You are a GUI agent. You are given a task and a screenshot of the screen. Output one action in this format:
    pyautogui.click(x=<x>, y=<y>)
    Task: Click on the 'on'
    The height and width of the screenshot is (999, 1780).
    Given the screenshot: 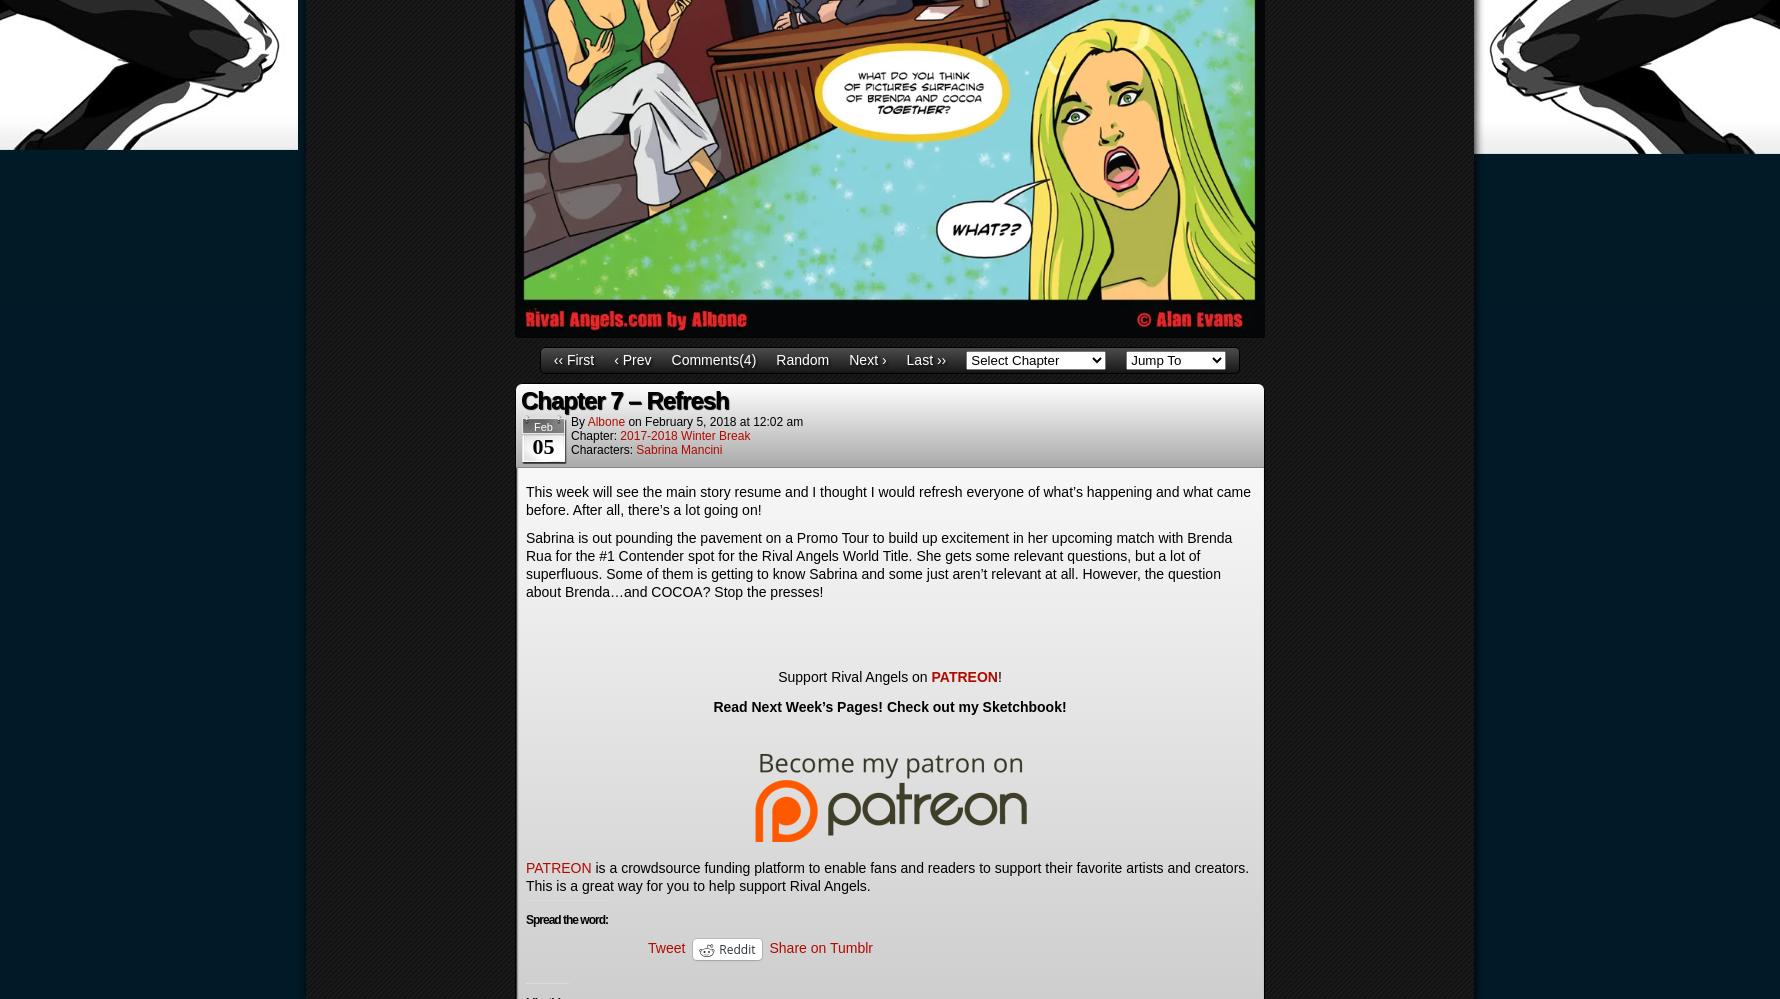 What is the action you would take?
    pyautogui.click(x=636, y=419)
    